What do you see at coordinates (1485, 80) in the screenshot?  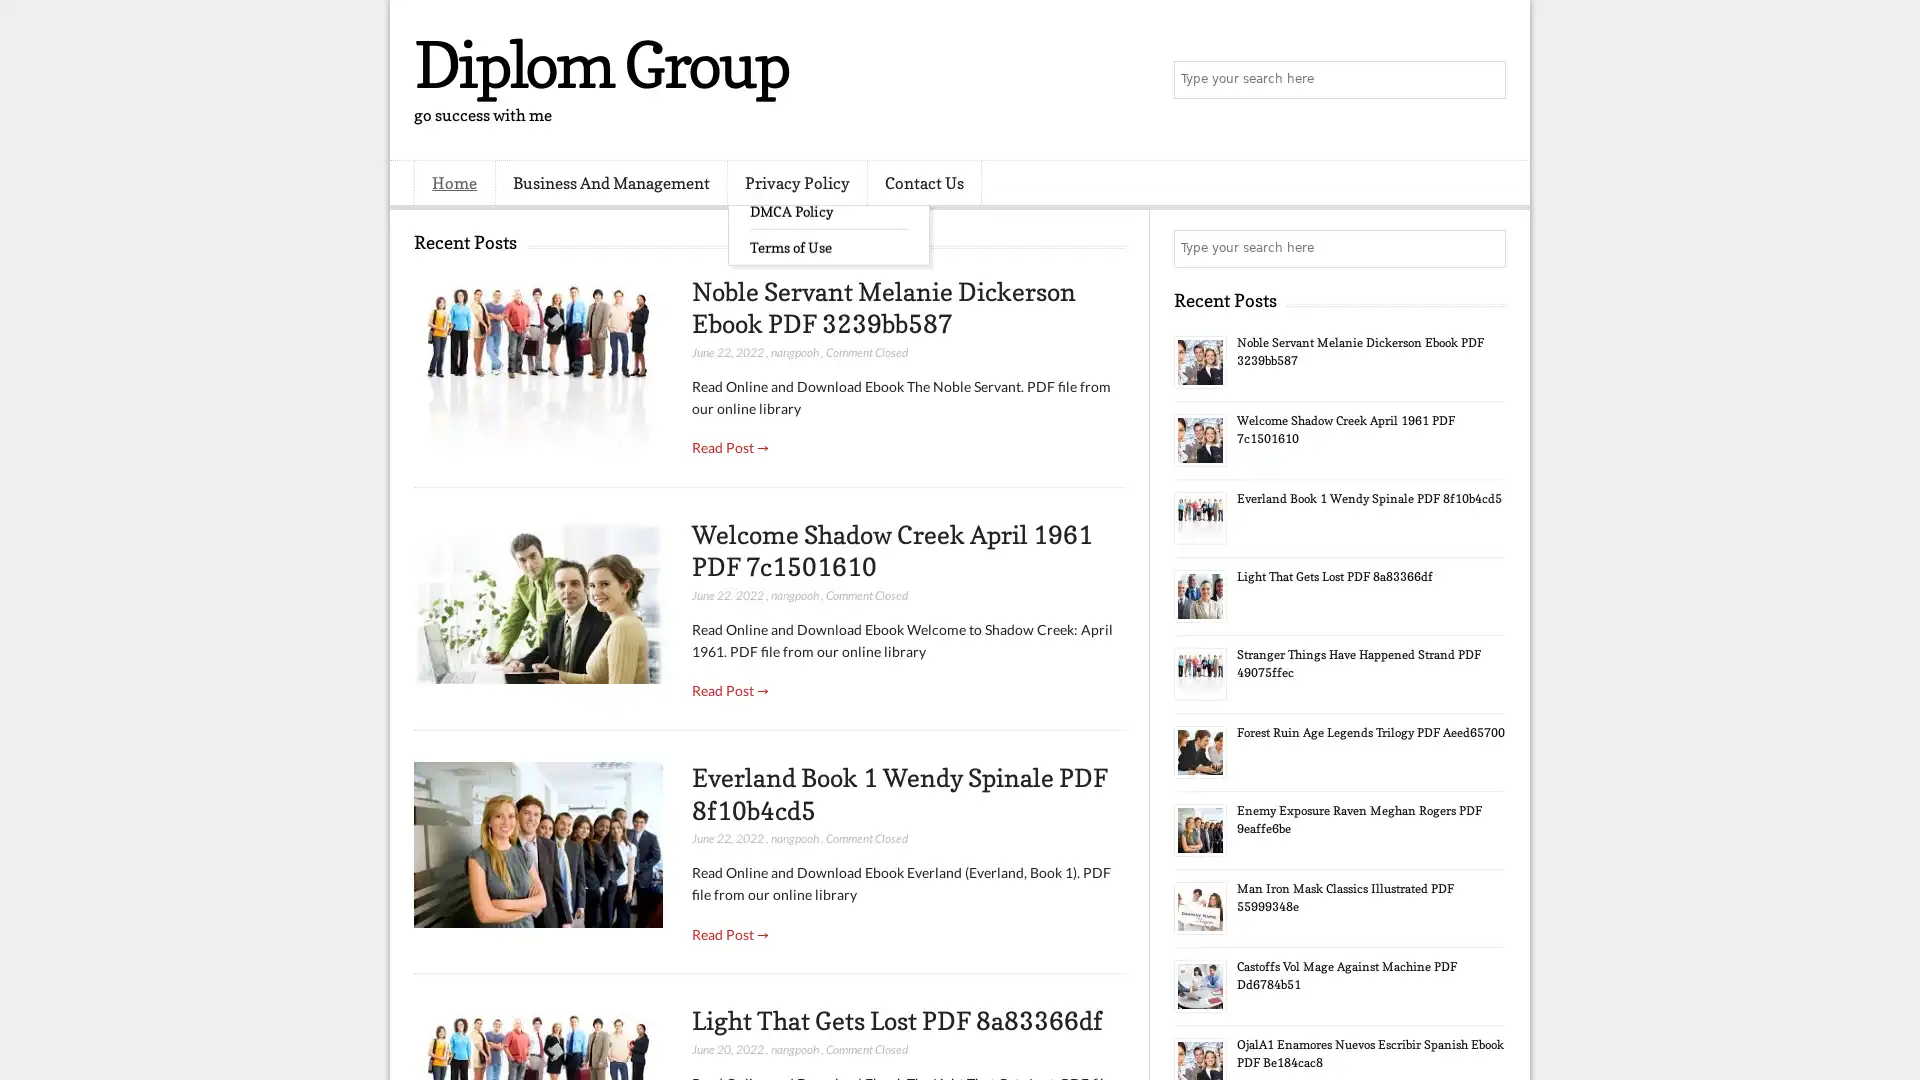 I see `Search` at bounding box center [1485, 80].